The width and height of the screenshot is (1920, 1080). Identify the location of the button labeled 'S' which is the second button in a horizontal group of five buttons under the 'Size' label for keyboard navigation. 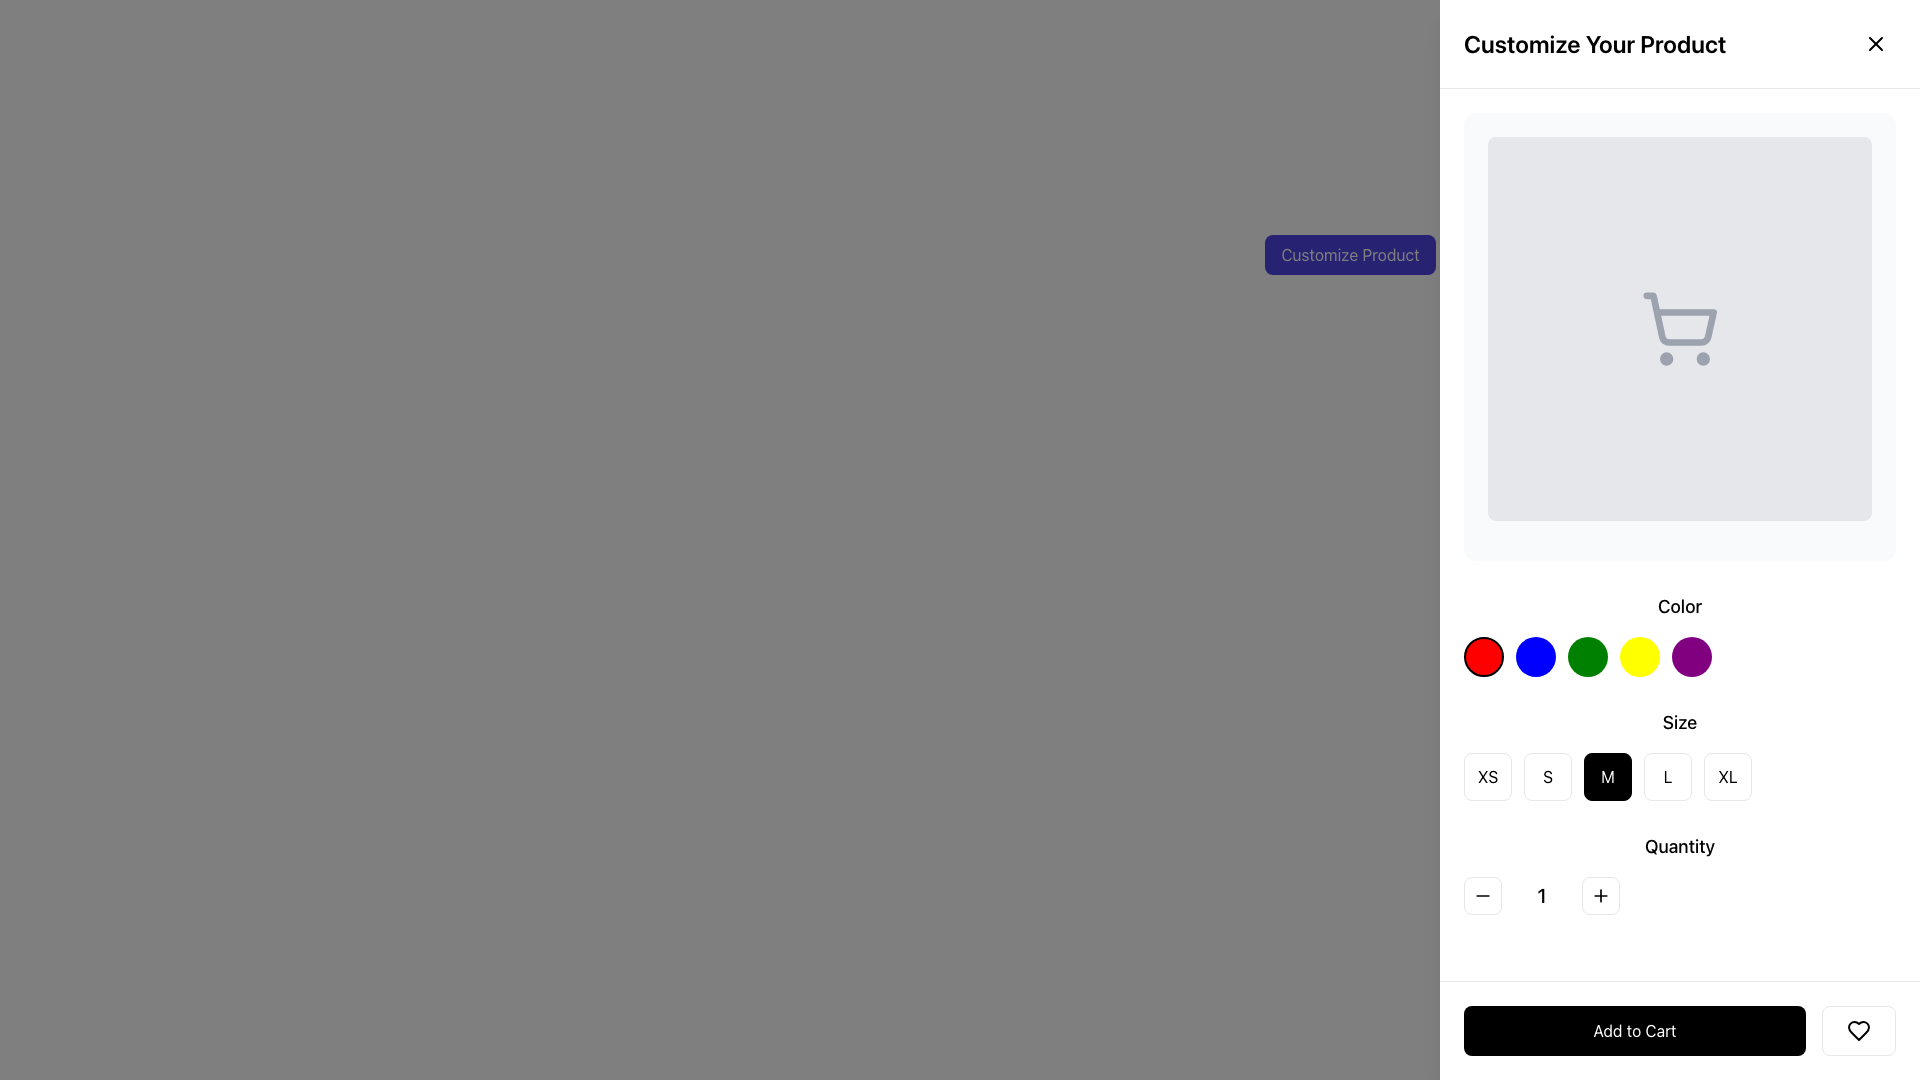
(1547, 775).